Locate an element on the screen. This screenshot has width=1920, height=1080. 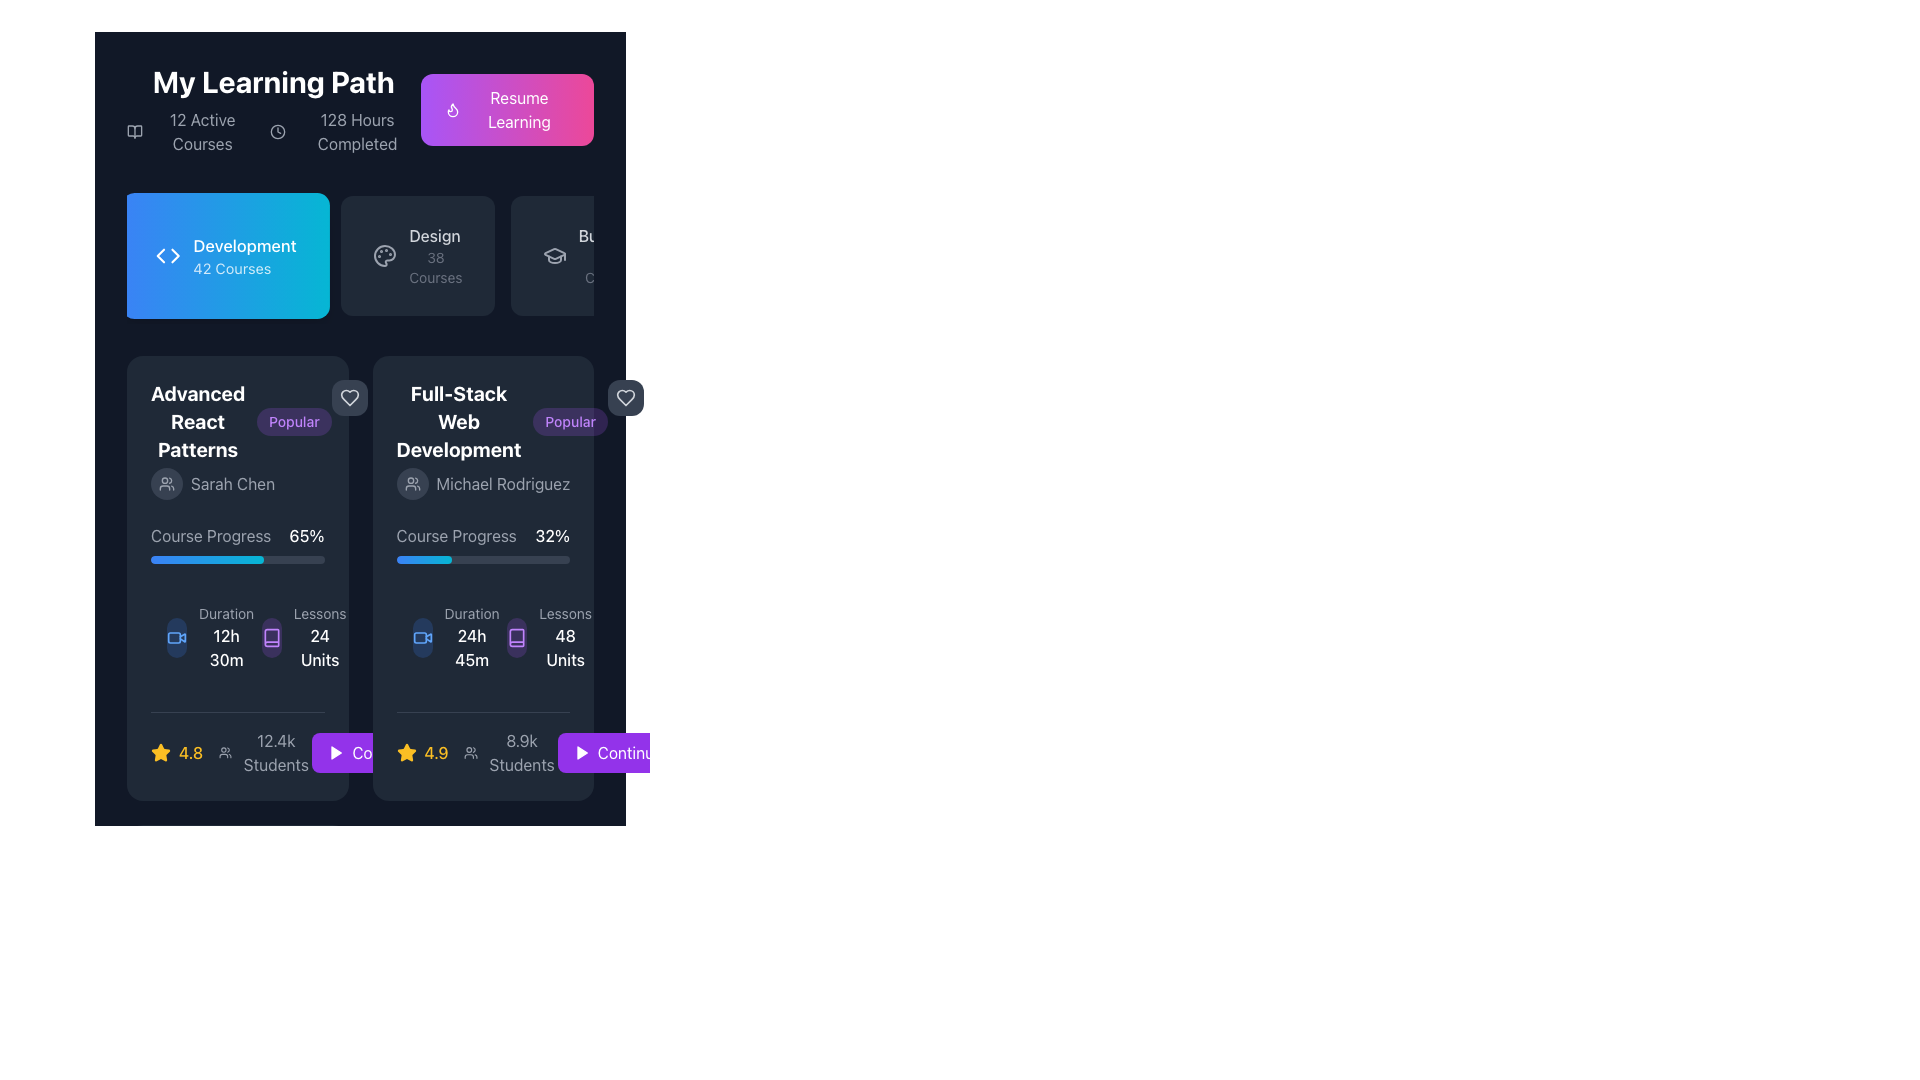
the text label that describes the time duration displayed below it, which is positioned directly above the '12h 30m' label in the 'Advanced React Patterns' card layout is located at coordinates (226, 612).